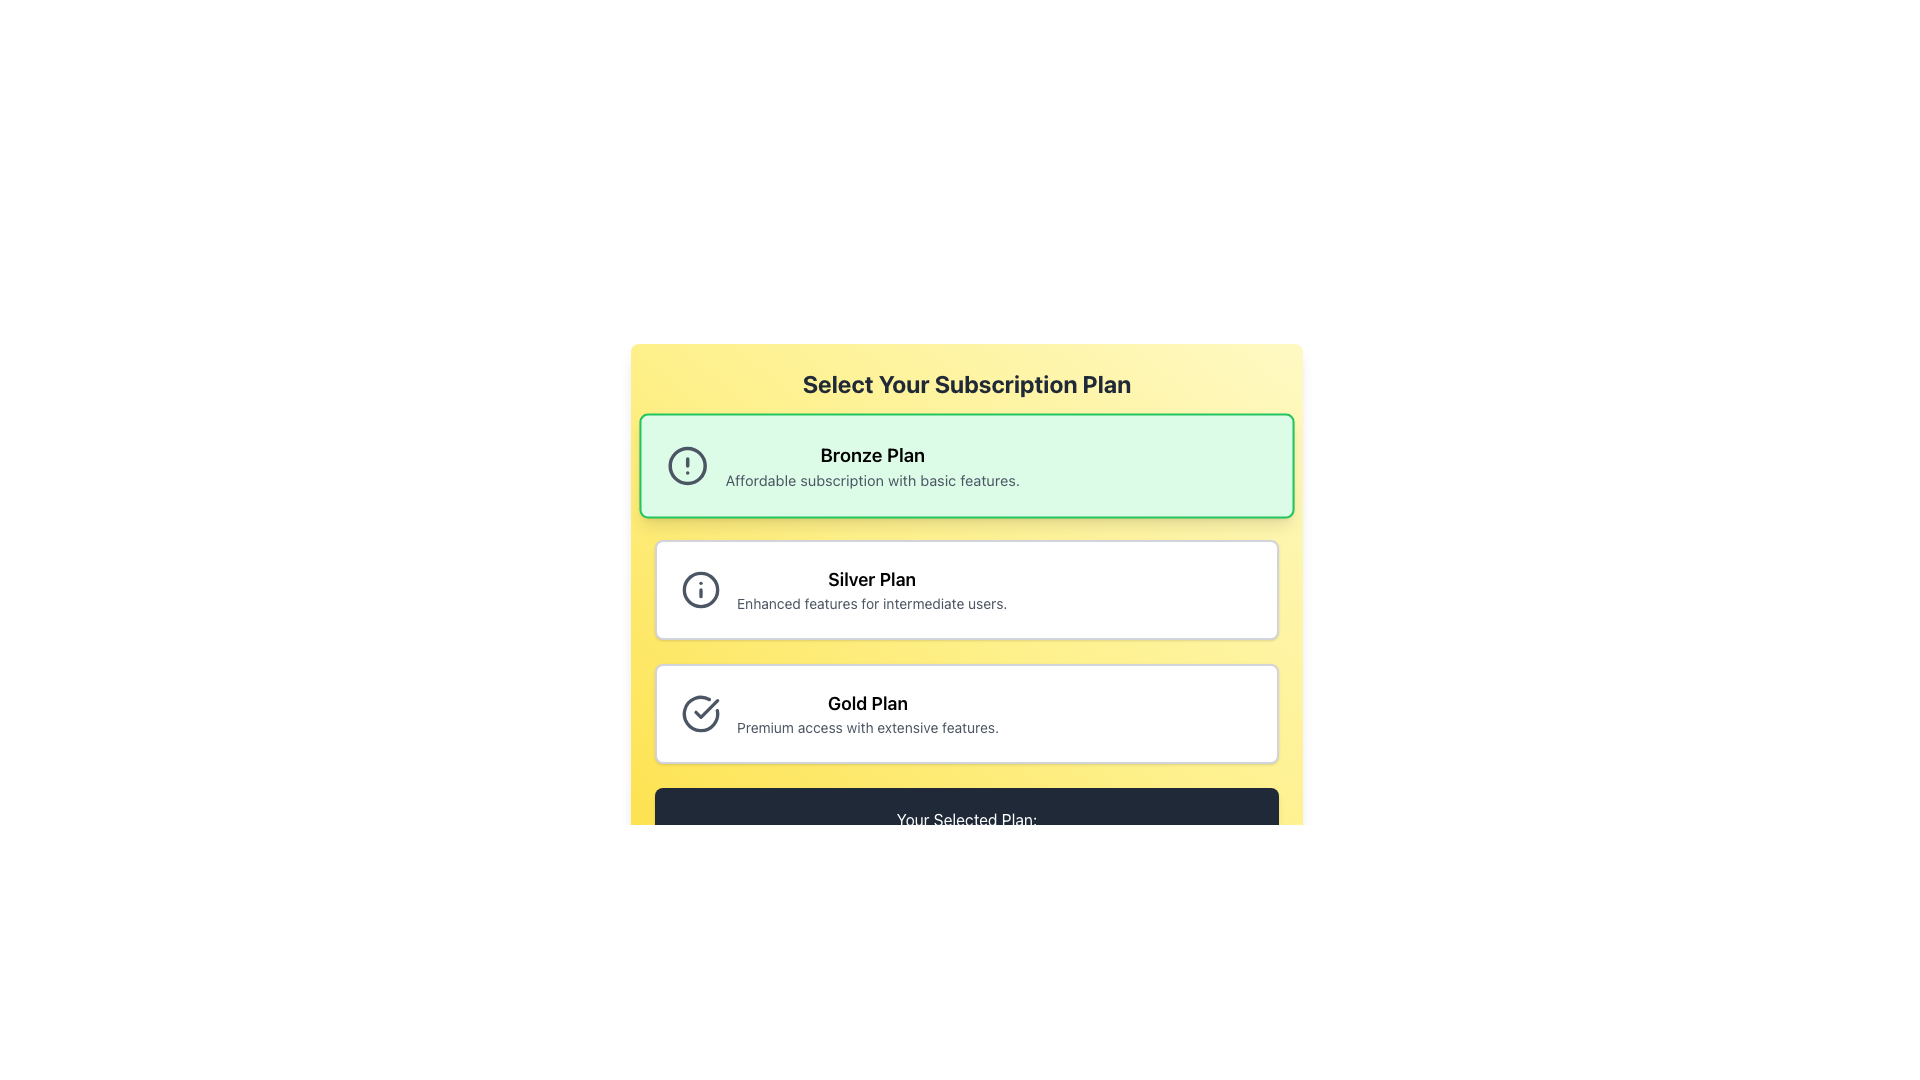 This screenshot has height=1080, width=1920. What do you see at coordinates (700, 589) in the screenshot?
I see `the SVG circle element, which is a part of an information or alert icon, located between the 'Bronze Plan' and 'Gold Plan' rows` at bounding box center [700, 589].